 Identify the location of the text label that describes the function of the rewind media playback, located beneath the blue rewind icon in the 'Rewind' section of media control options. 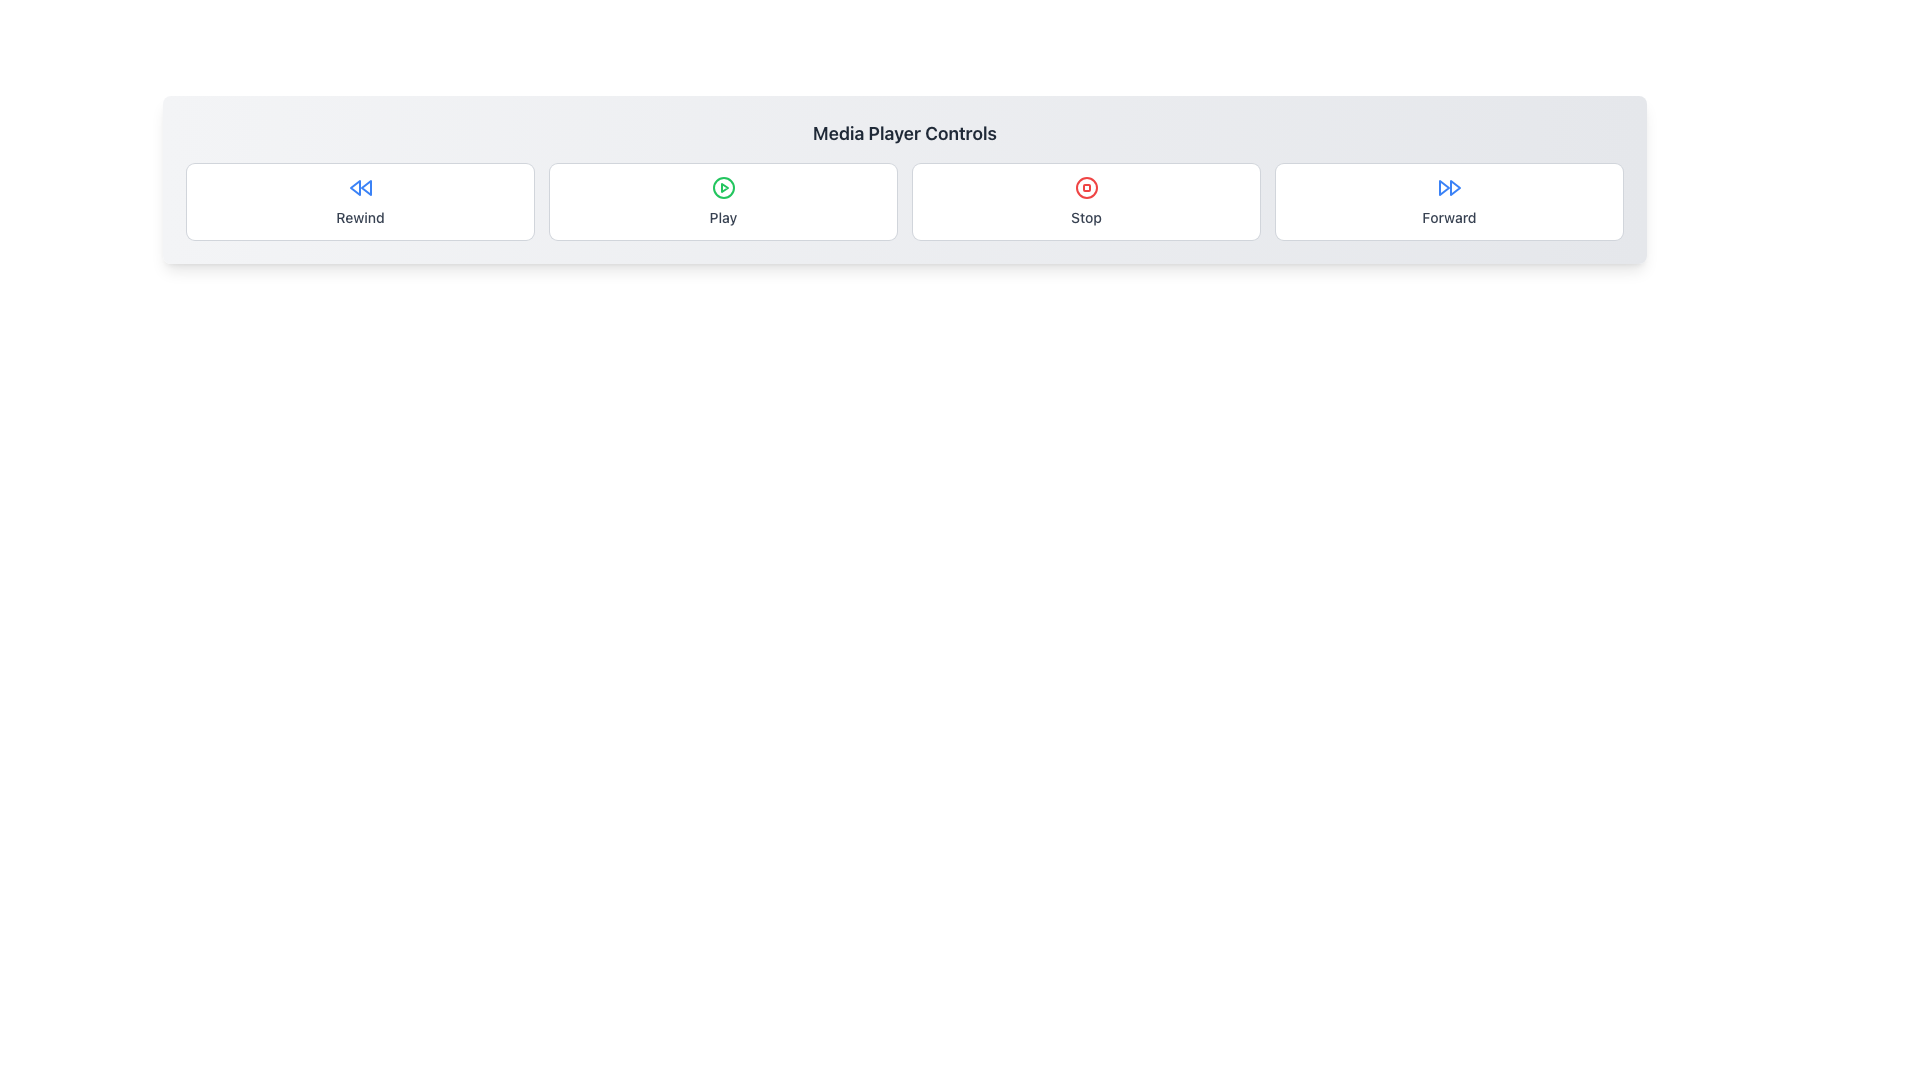
(360, 218).